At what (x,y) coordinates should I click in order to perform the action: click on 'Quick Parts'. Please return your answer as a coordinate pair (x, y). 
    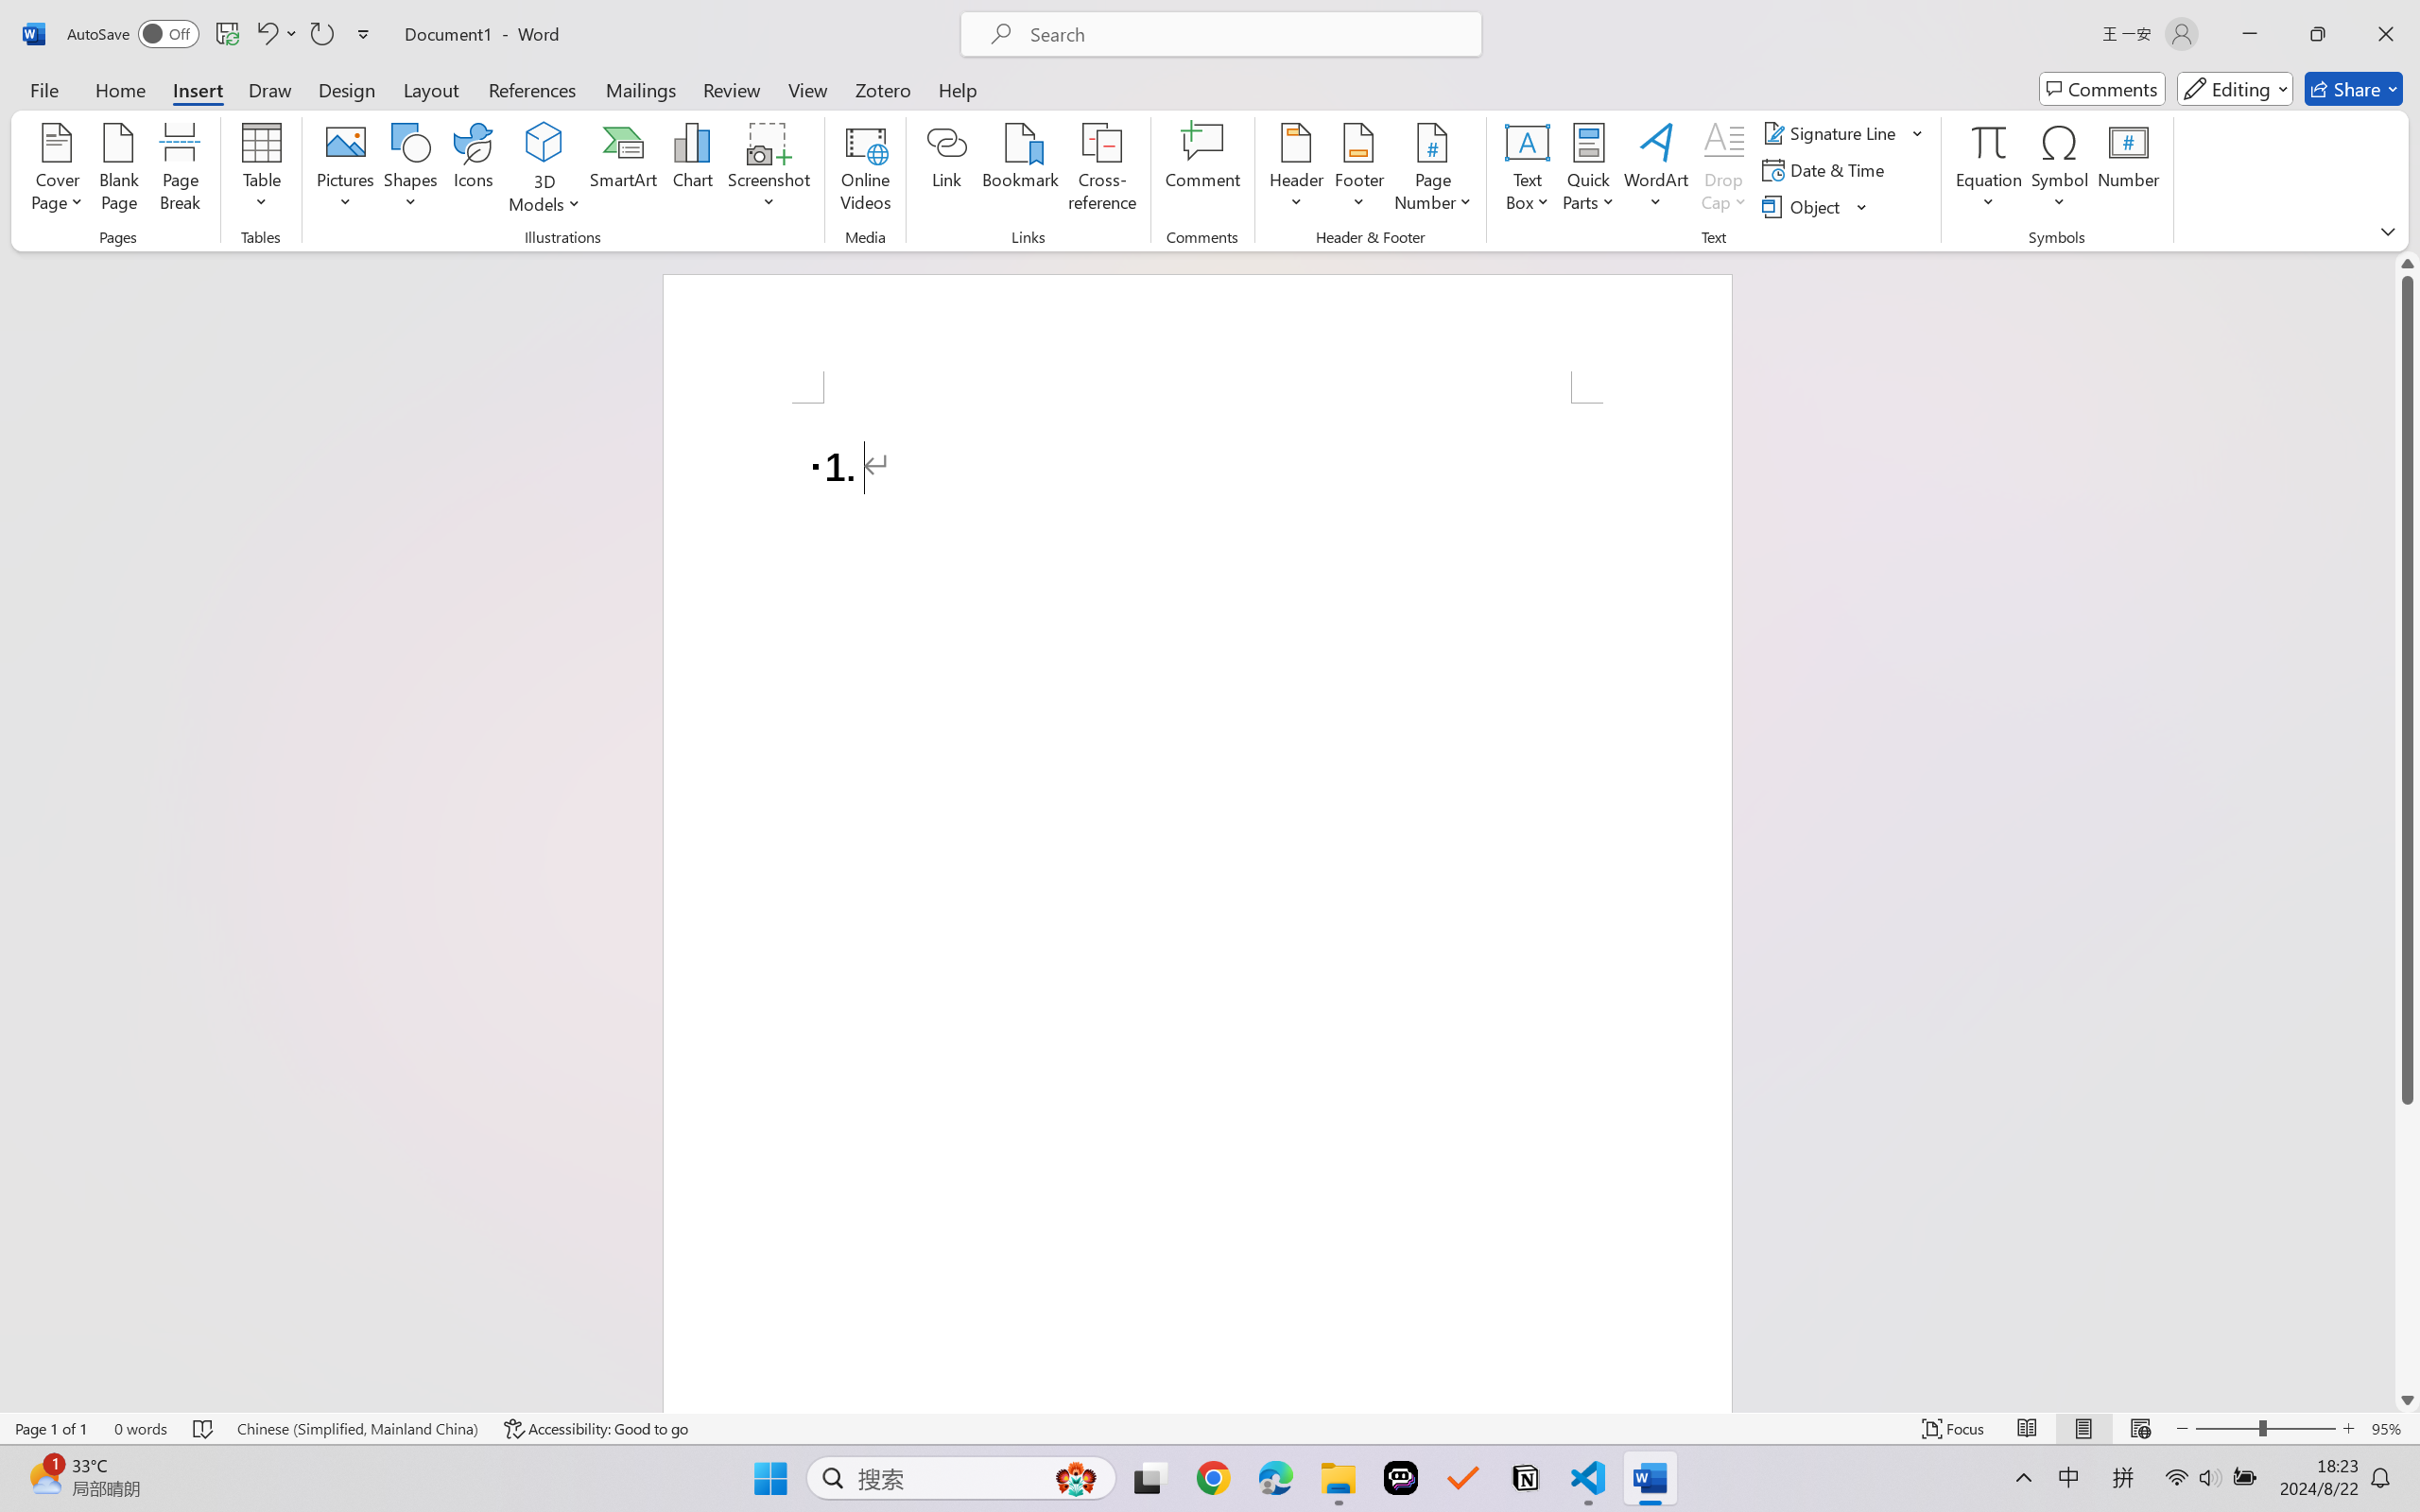
    Looking at the image, I should click on (1589, 170).